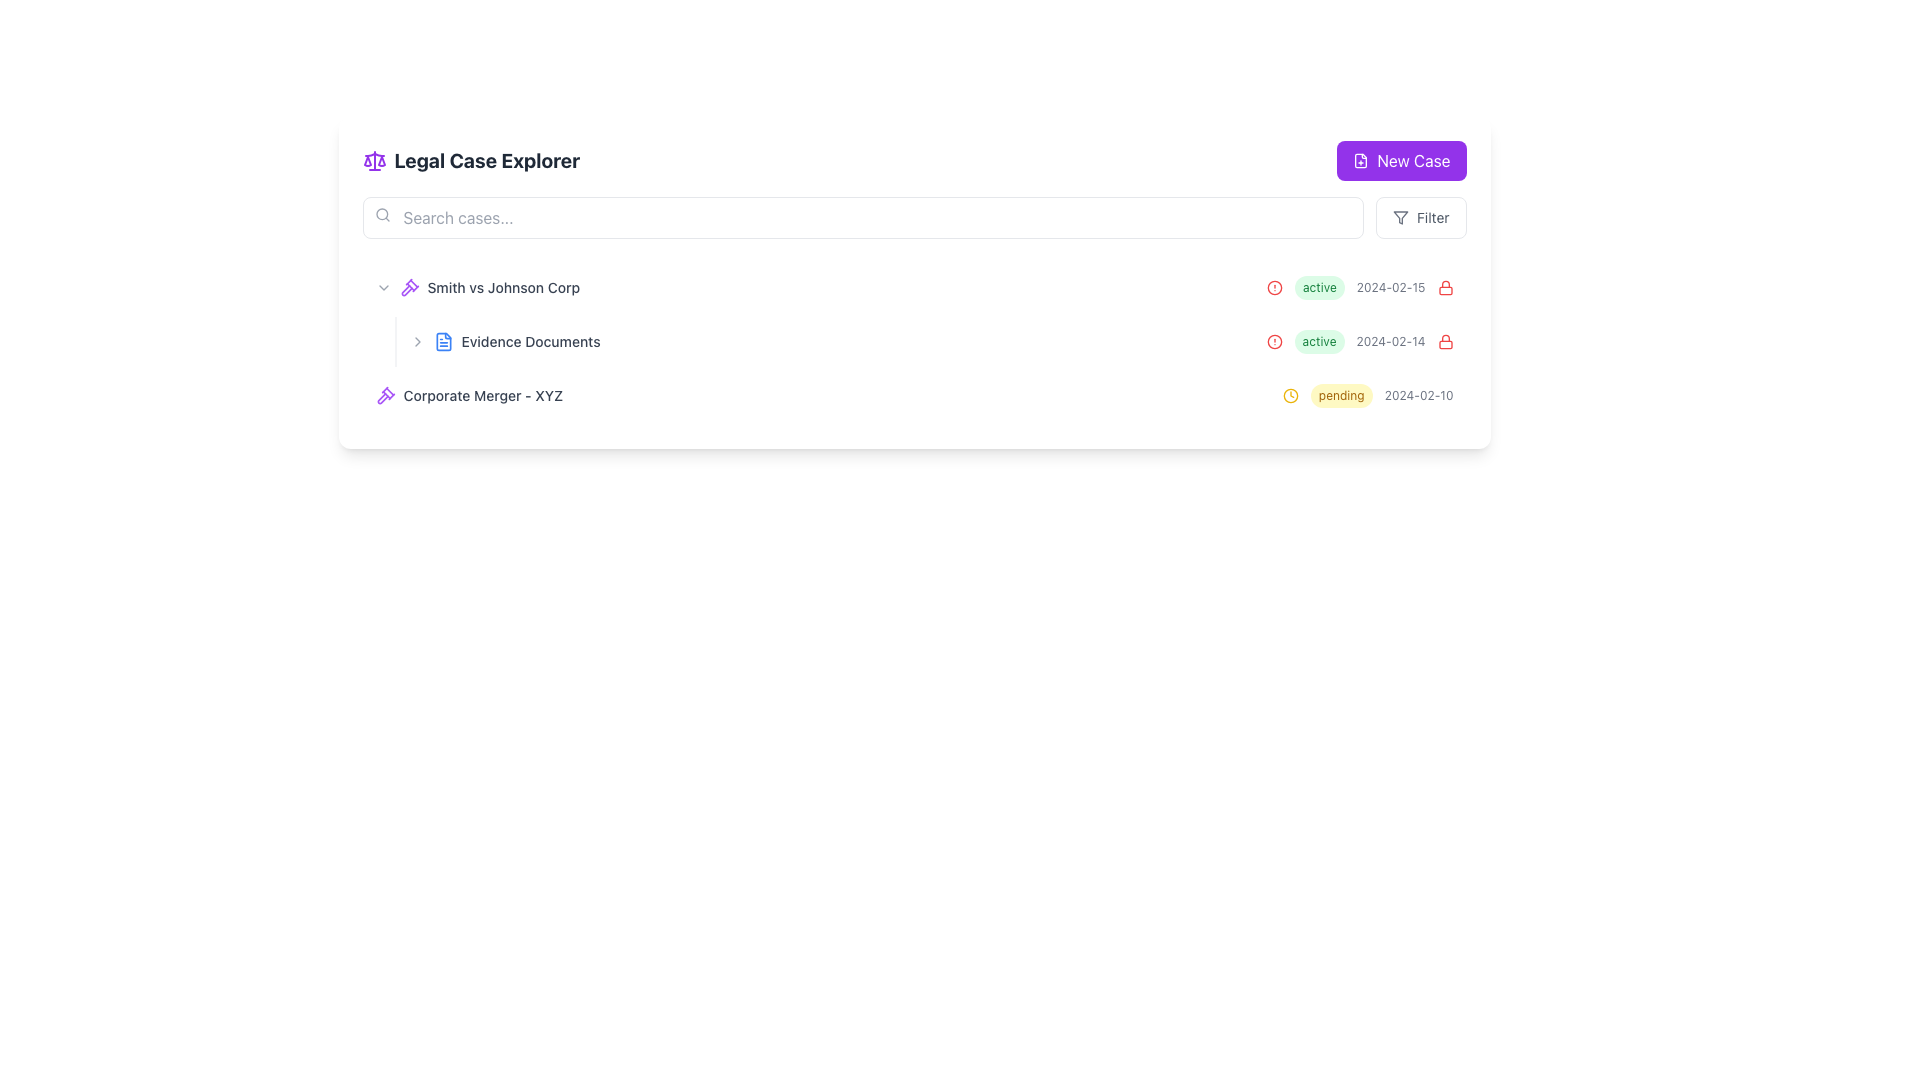 Image resolution: width=1920 pixels, height=1080 pixels. What do you see at coordinates (381, 160) in the screenshot?
I see `the filled triangular Decorative icon of the justice scale, which is colored in purple and located in the main navigation bar of the Legal Case Explorer application` at bounding box center [381, 160].